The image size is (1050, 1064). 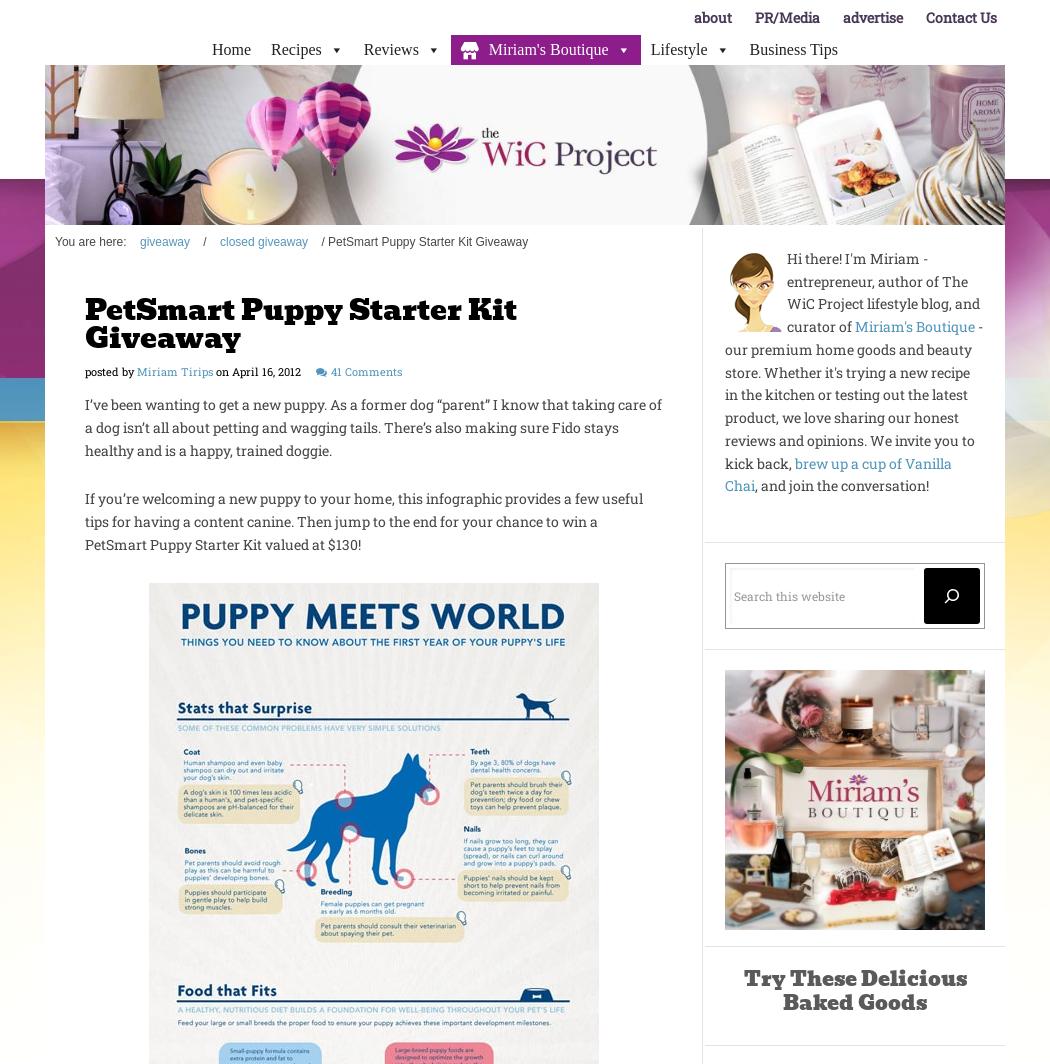 What do you see at coordinates (210, 49) in the screenshot?
I see `'Home'` at bounding box center [210, 49].